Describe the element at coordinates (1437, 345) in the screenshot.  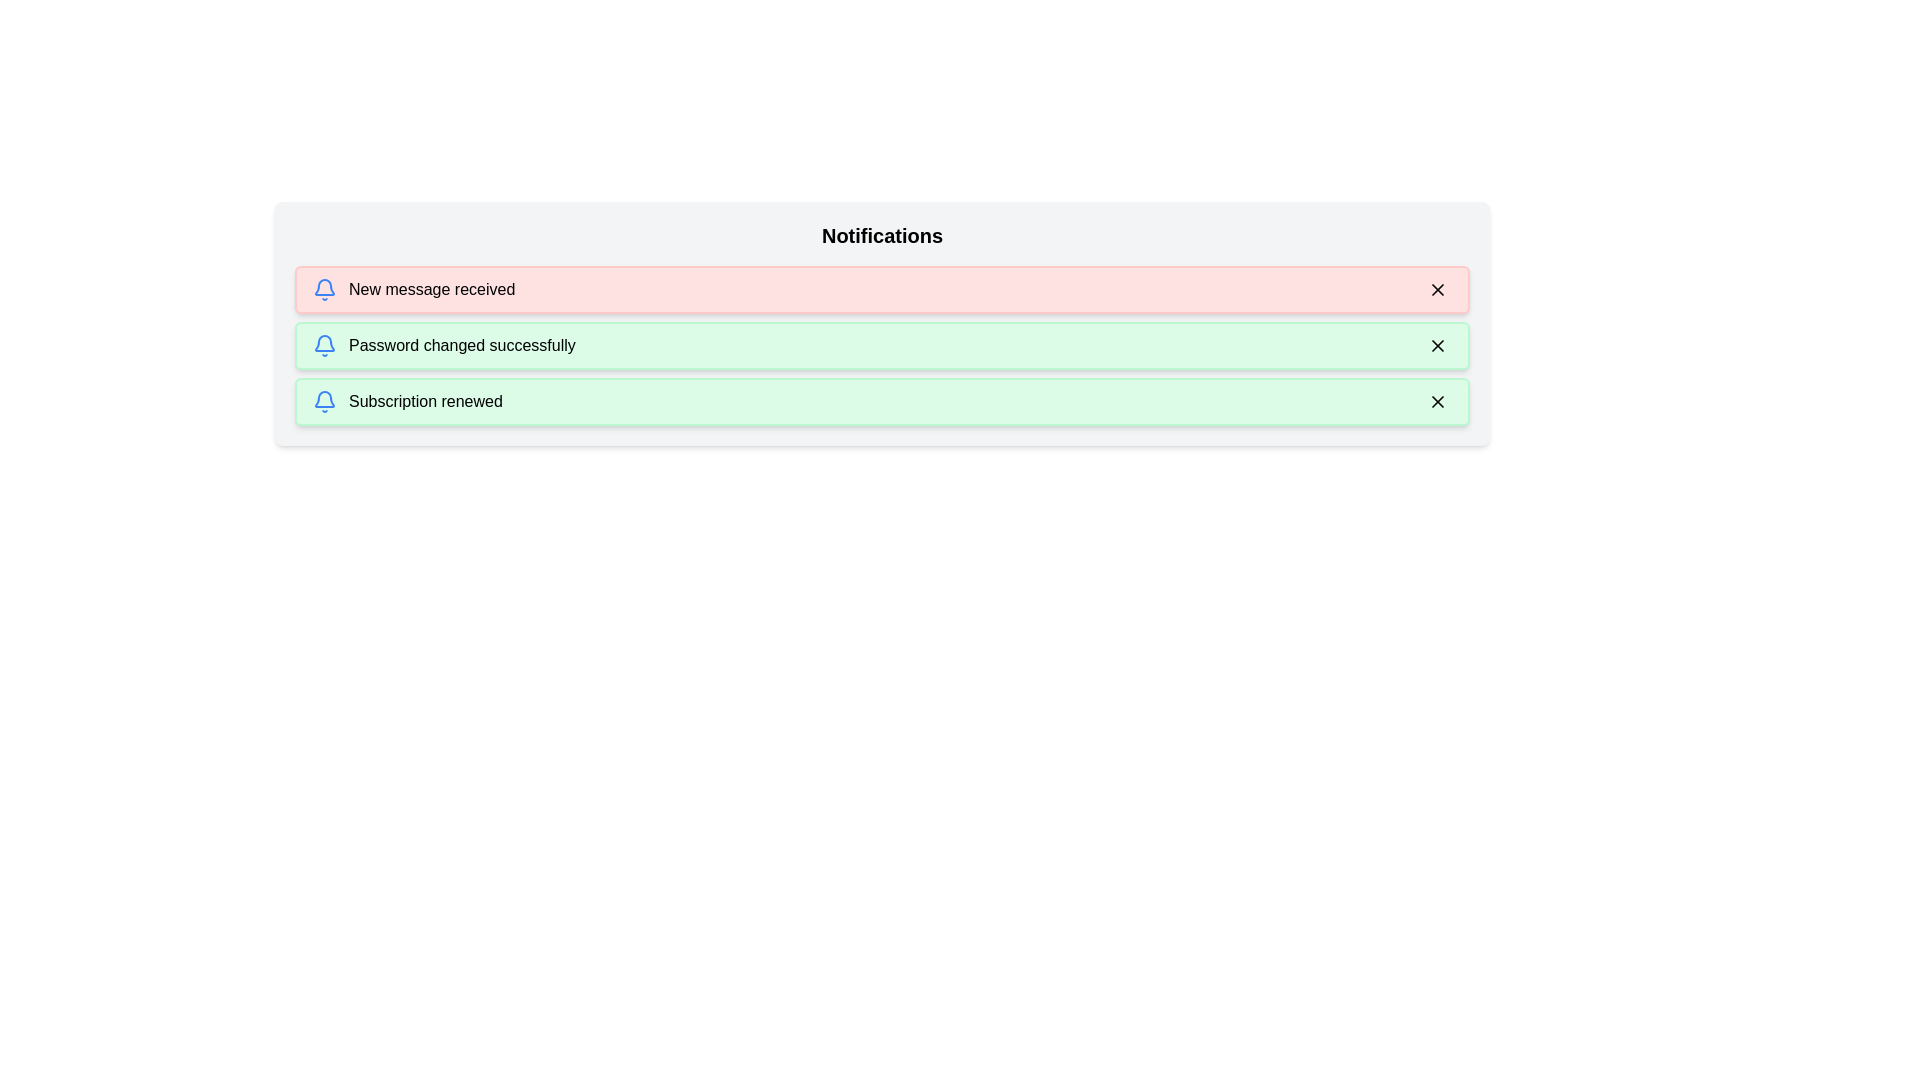
I see `the close button IconButton located in the second row of the notification box, which corresponds to the message 'Password changed successfully'` at that location.